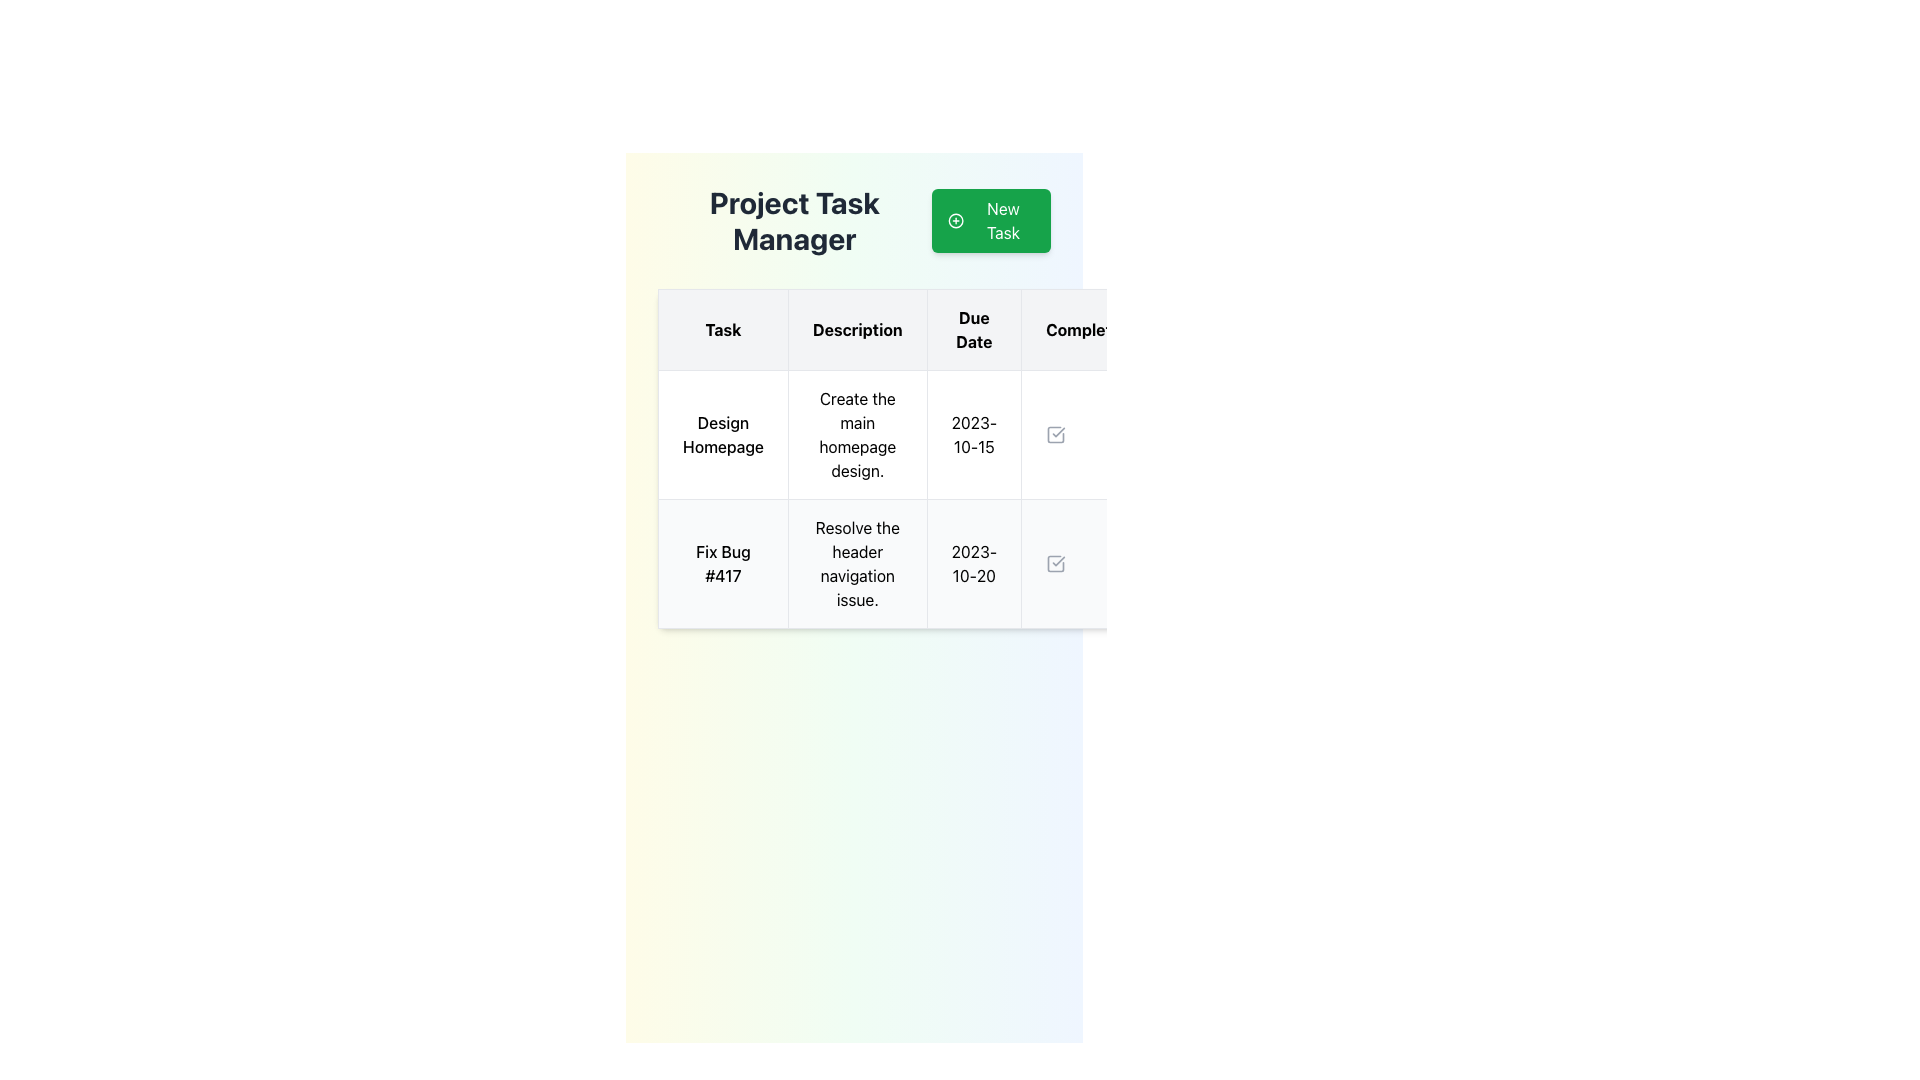  Describe the element at coordinates (1055, 563) in the screenshot. I see `the completion status icon located in the 'Complete' column of the second row, adjacent to the 'Fix Bug #417' task entry` at that location.